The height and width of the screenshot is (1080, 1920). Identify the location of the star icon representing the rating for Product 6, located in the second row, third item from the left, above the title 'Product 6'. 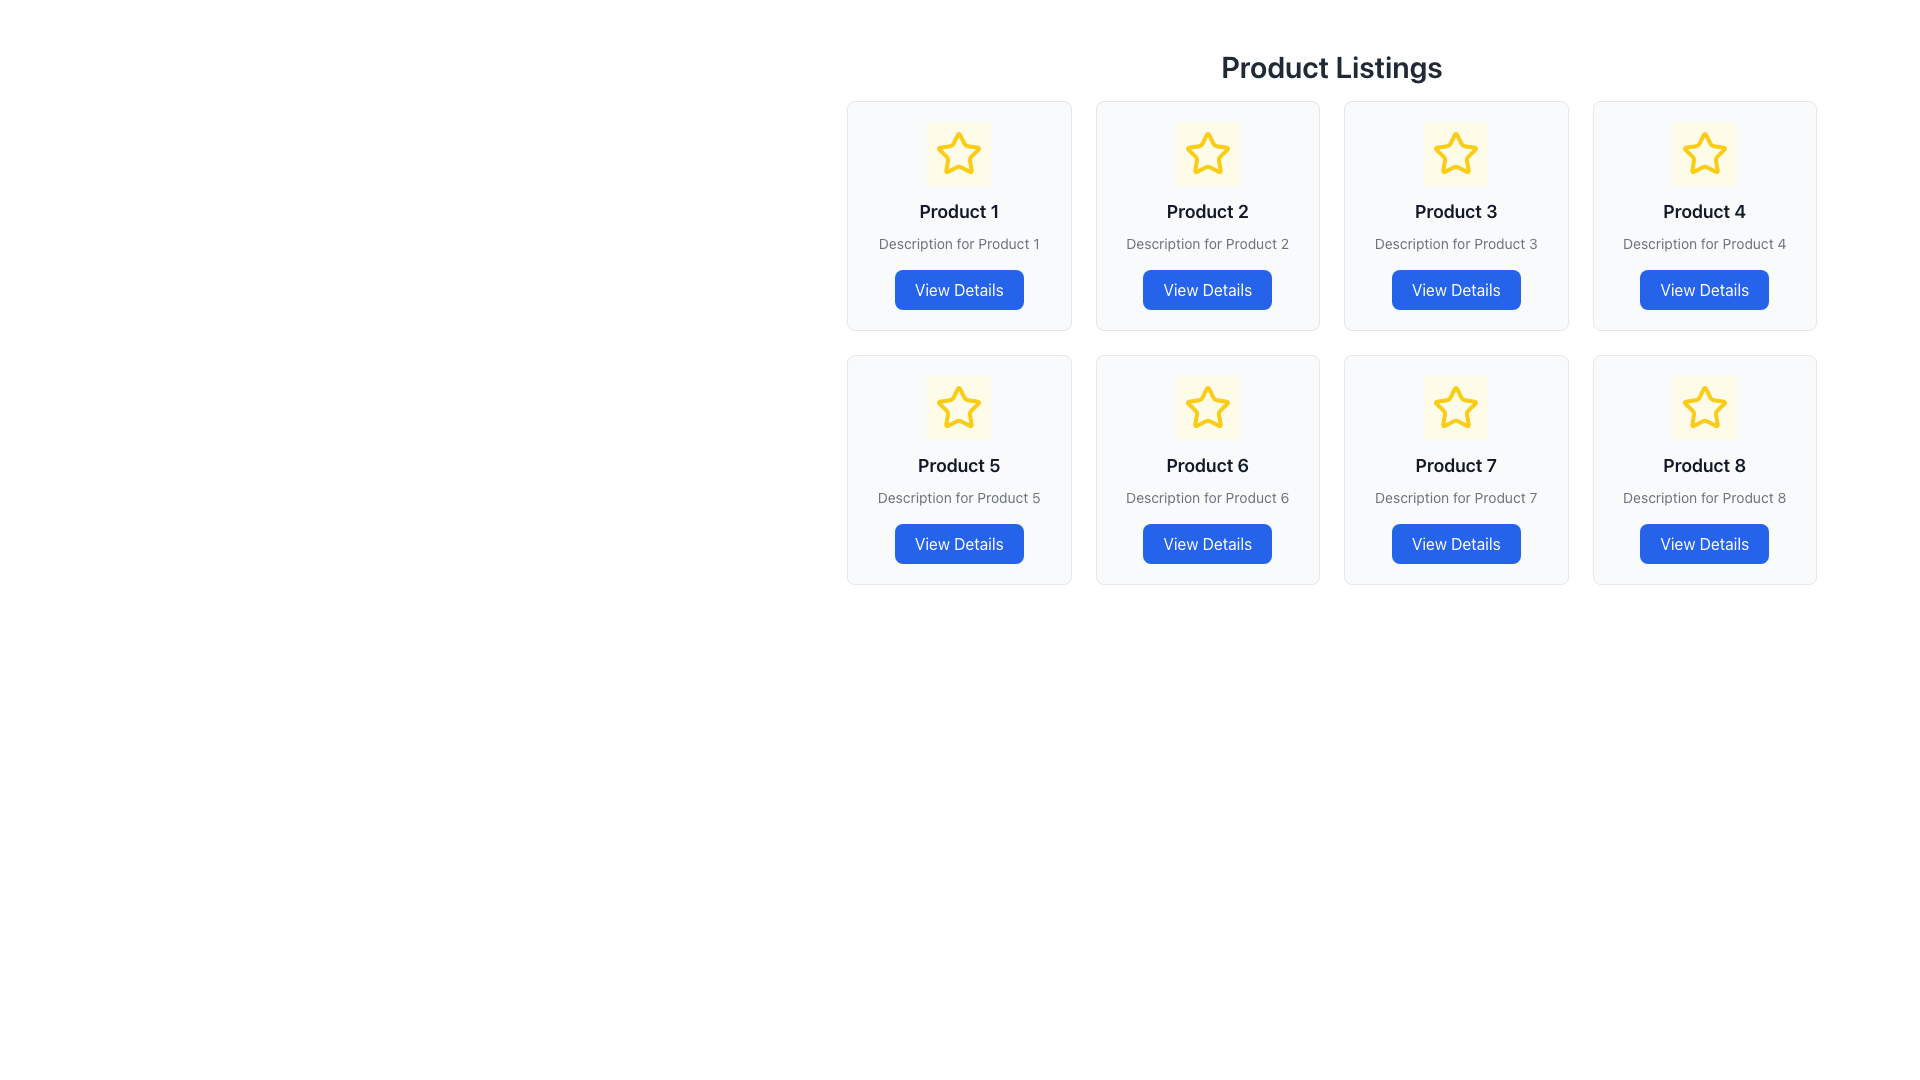
(1206, 406).